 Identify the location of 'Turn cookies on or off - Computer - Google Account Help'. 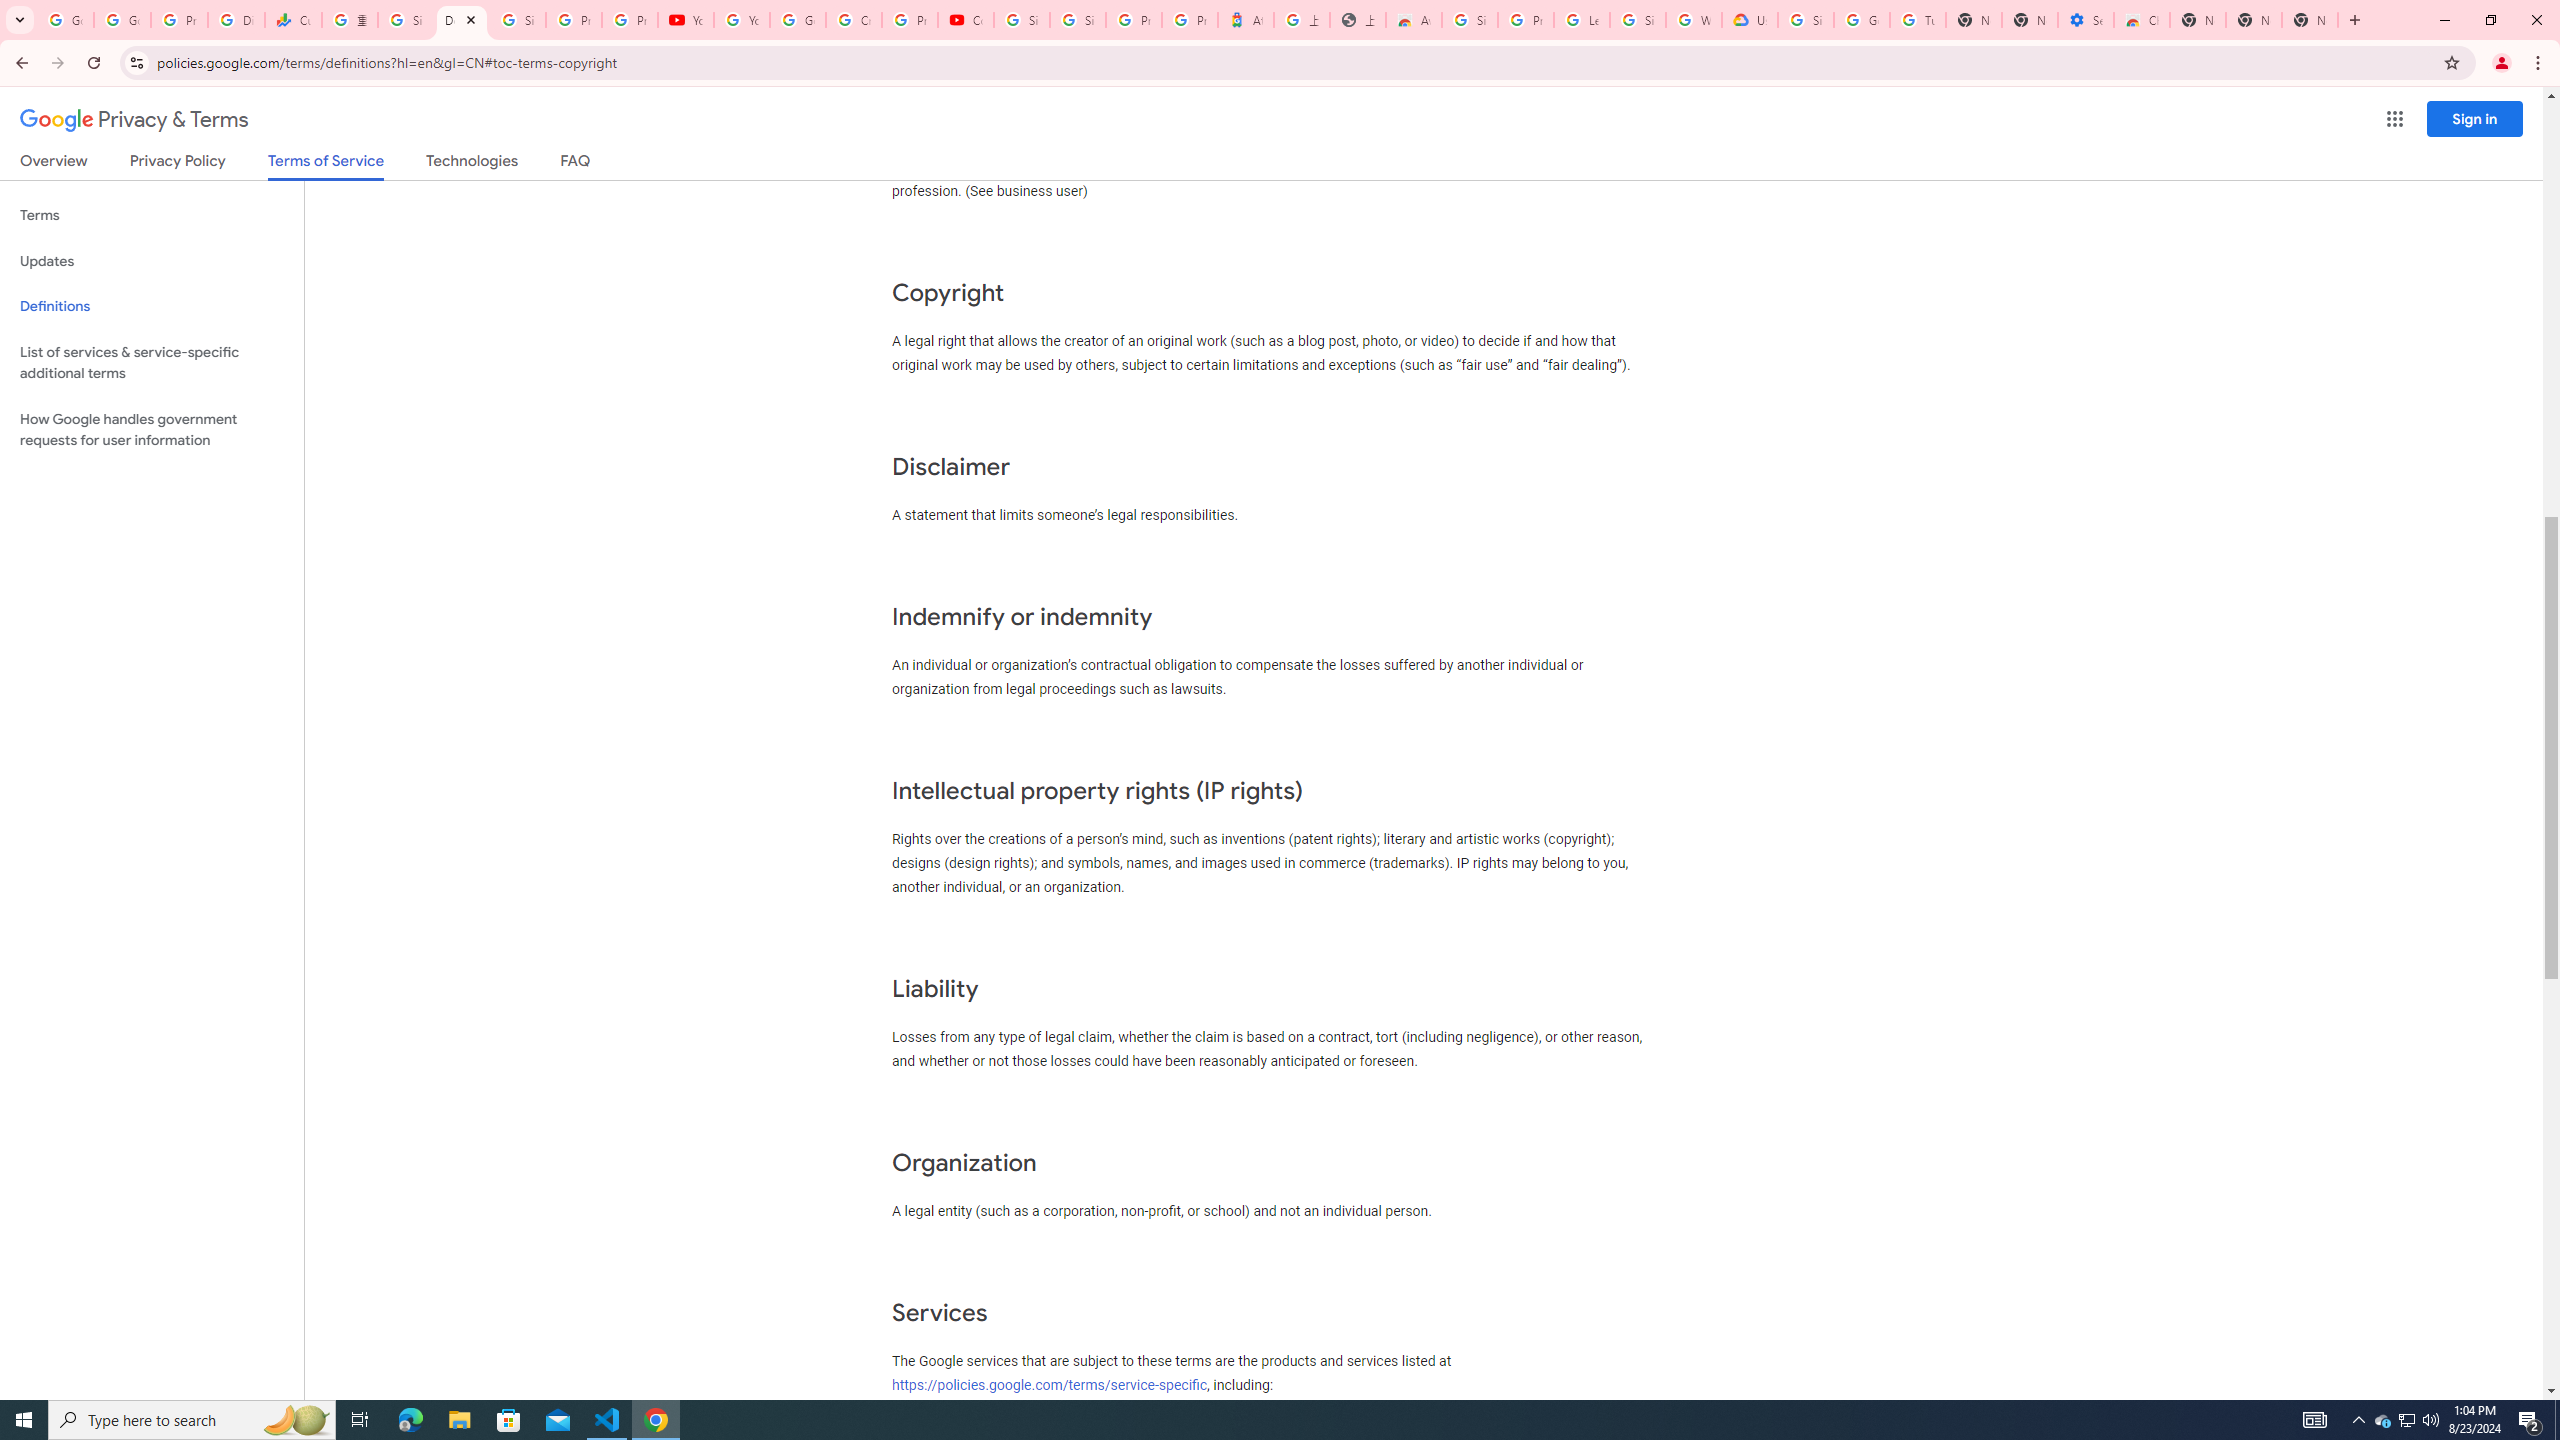
(1917, 19).